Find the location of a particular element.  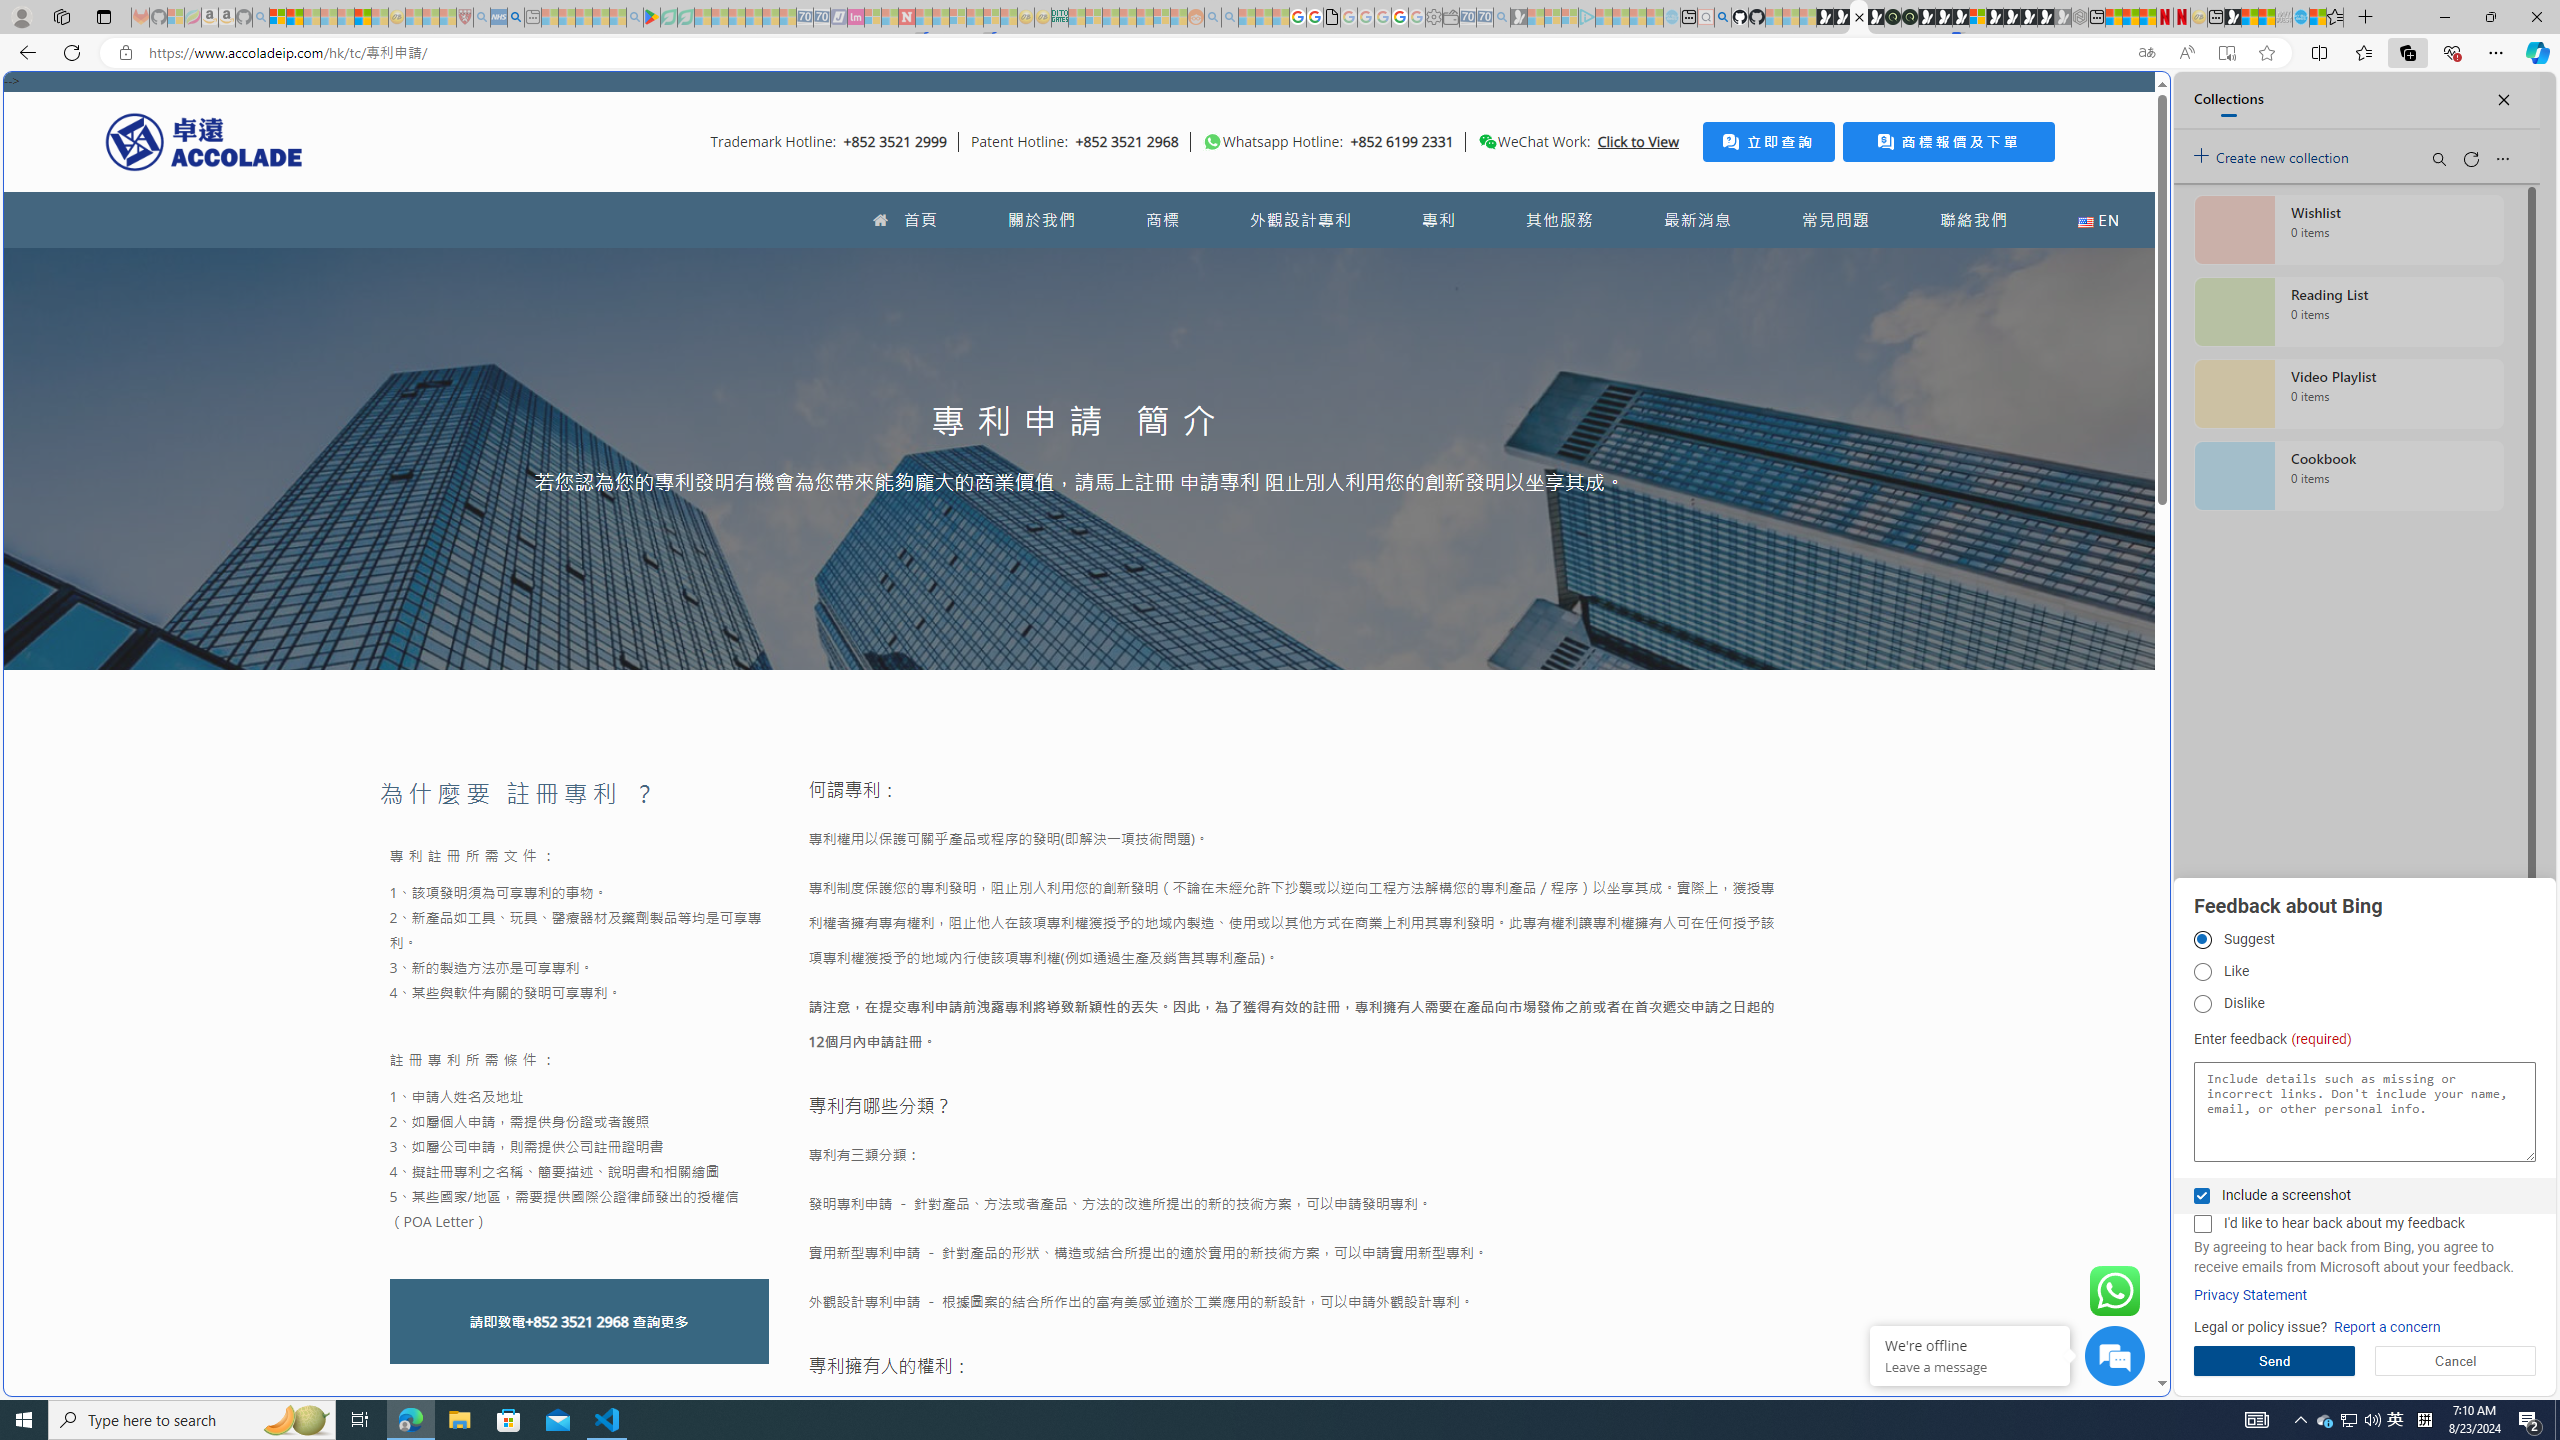

'Close split screen' is located at coordinates (2123, 100).